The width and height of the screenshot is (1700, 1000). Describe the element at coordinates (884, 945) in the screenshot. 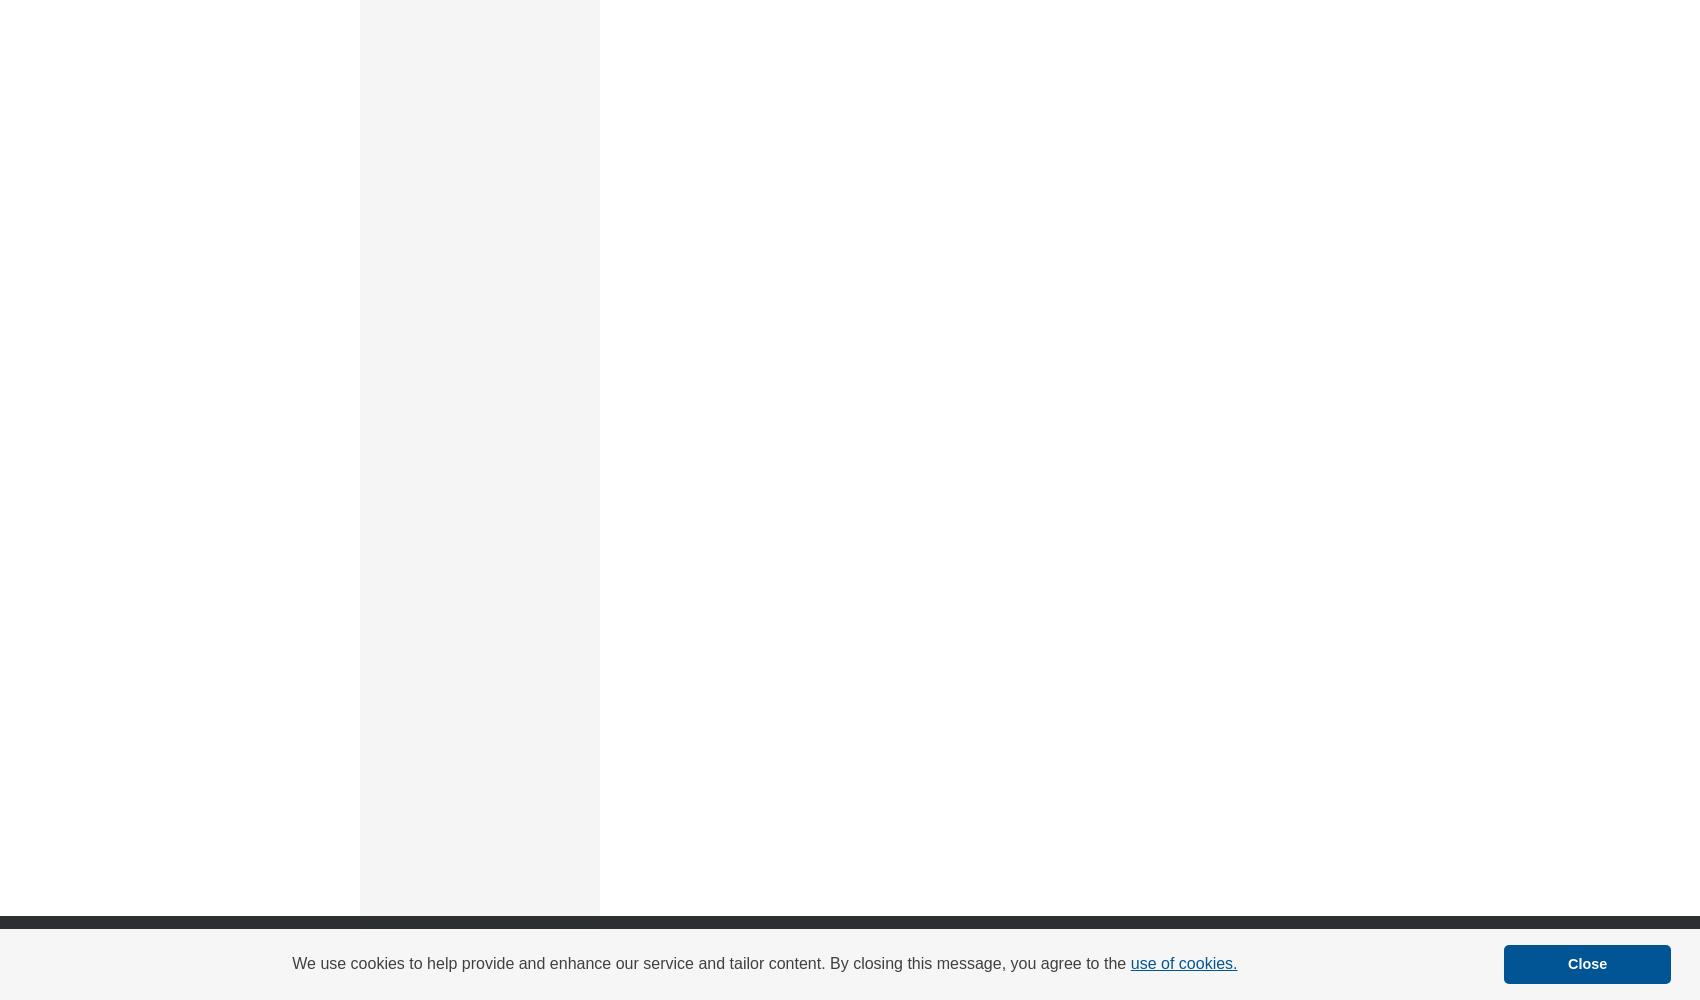

I see `'Accessibility Statement'` at that location.